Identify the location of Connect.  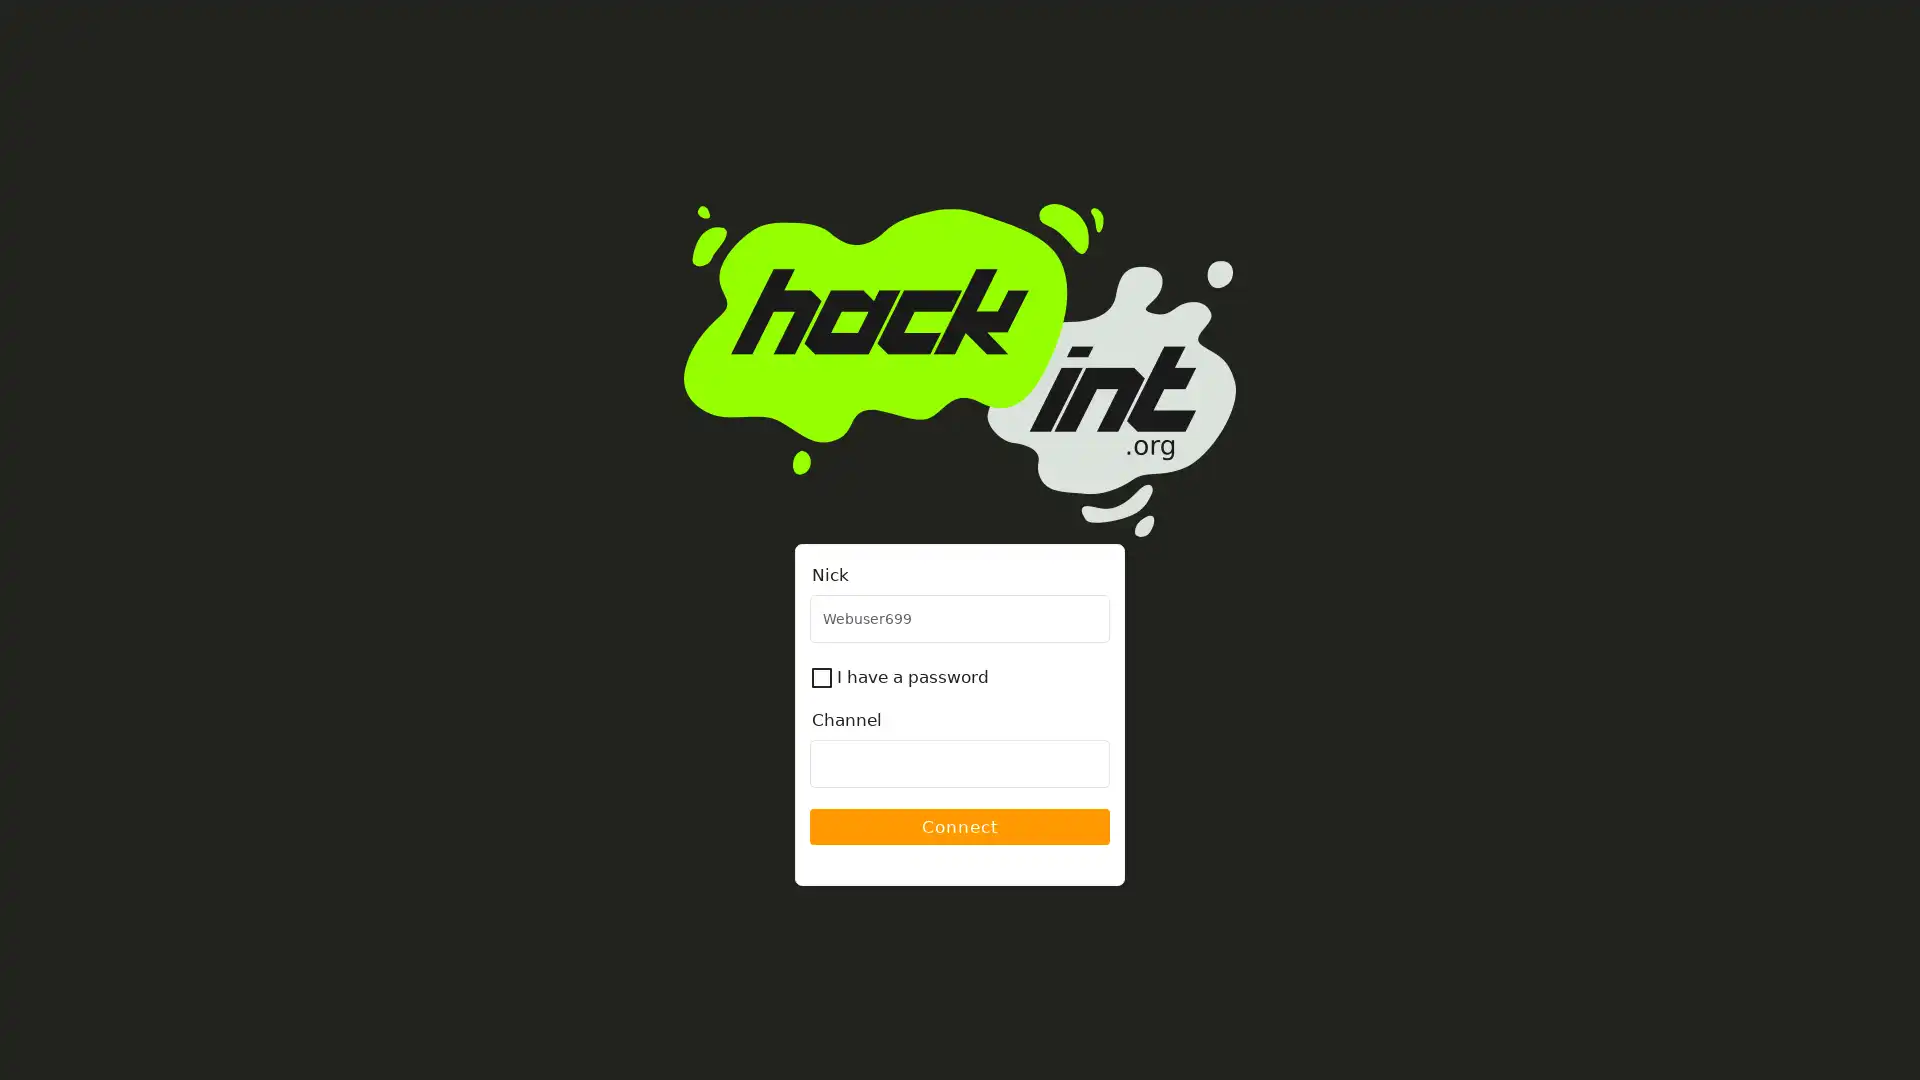
(960, 826).